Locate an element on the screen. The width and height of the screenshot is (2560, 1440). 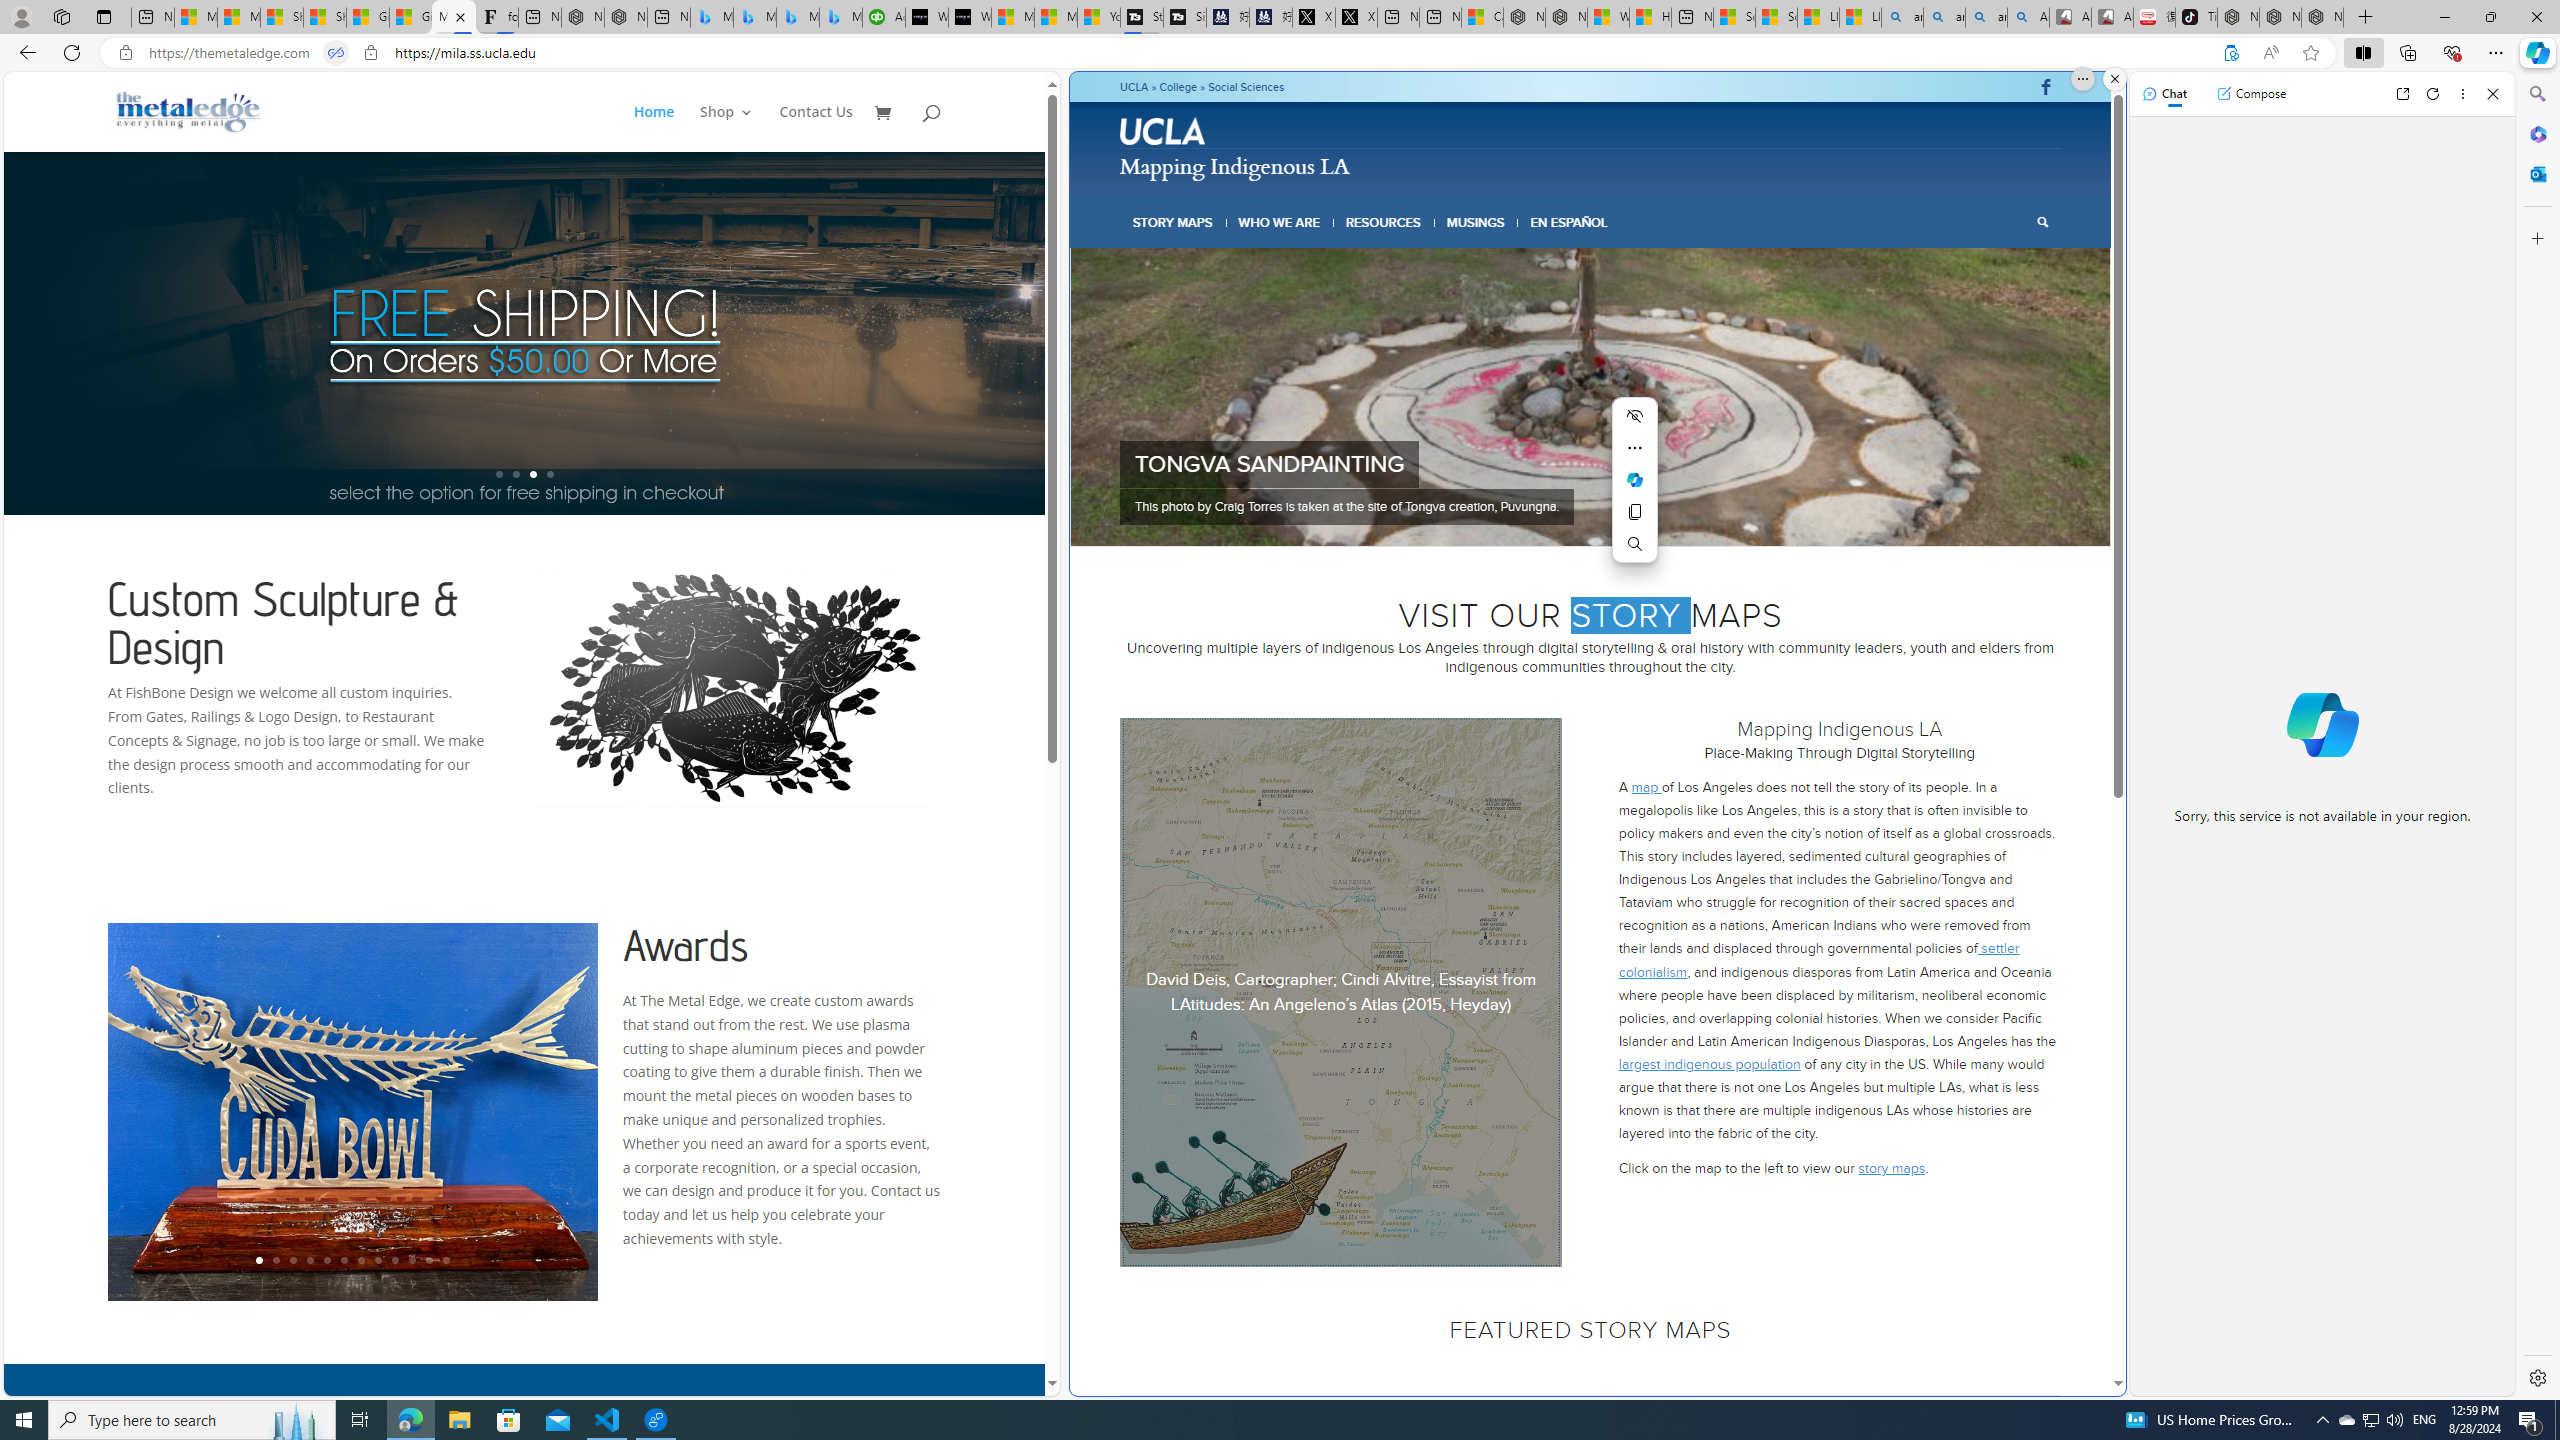
'Close split screen.' is located at coordinates (2113, 78).